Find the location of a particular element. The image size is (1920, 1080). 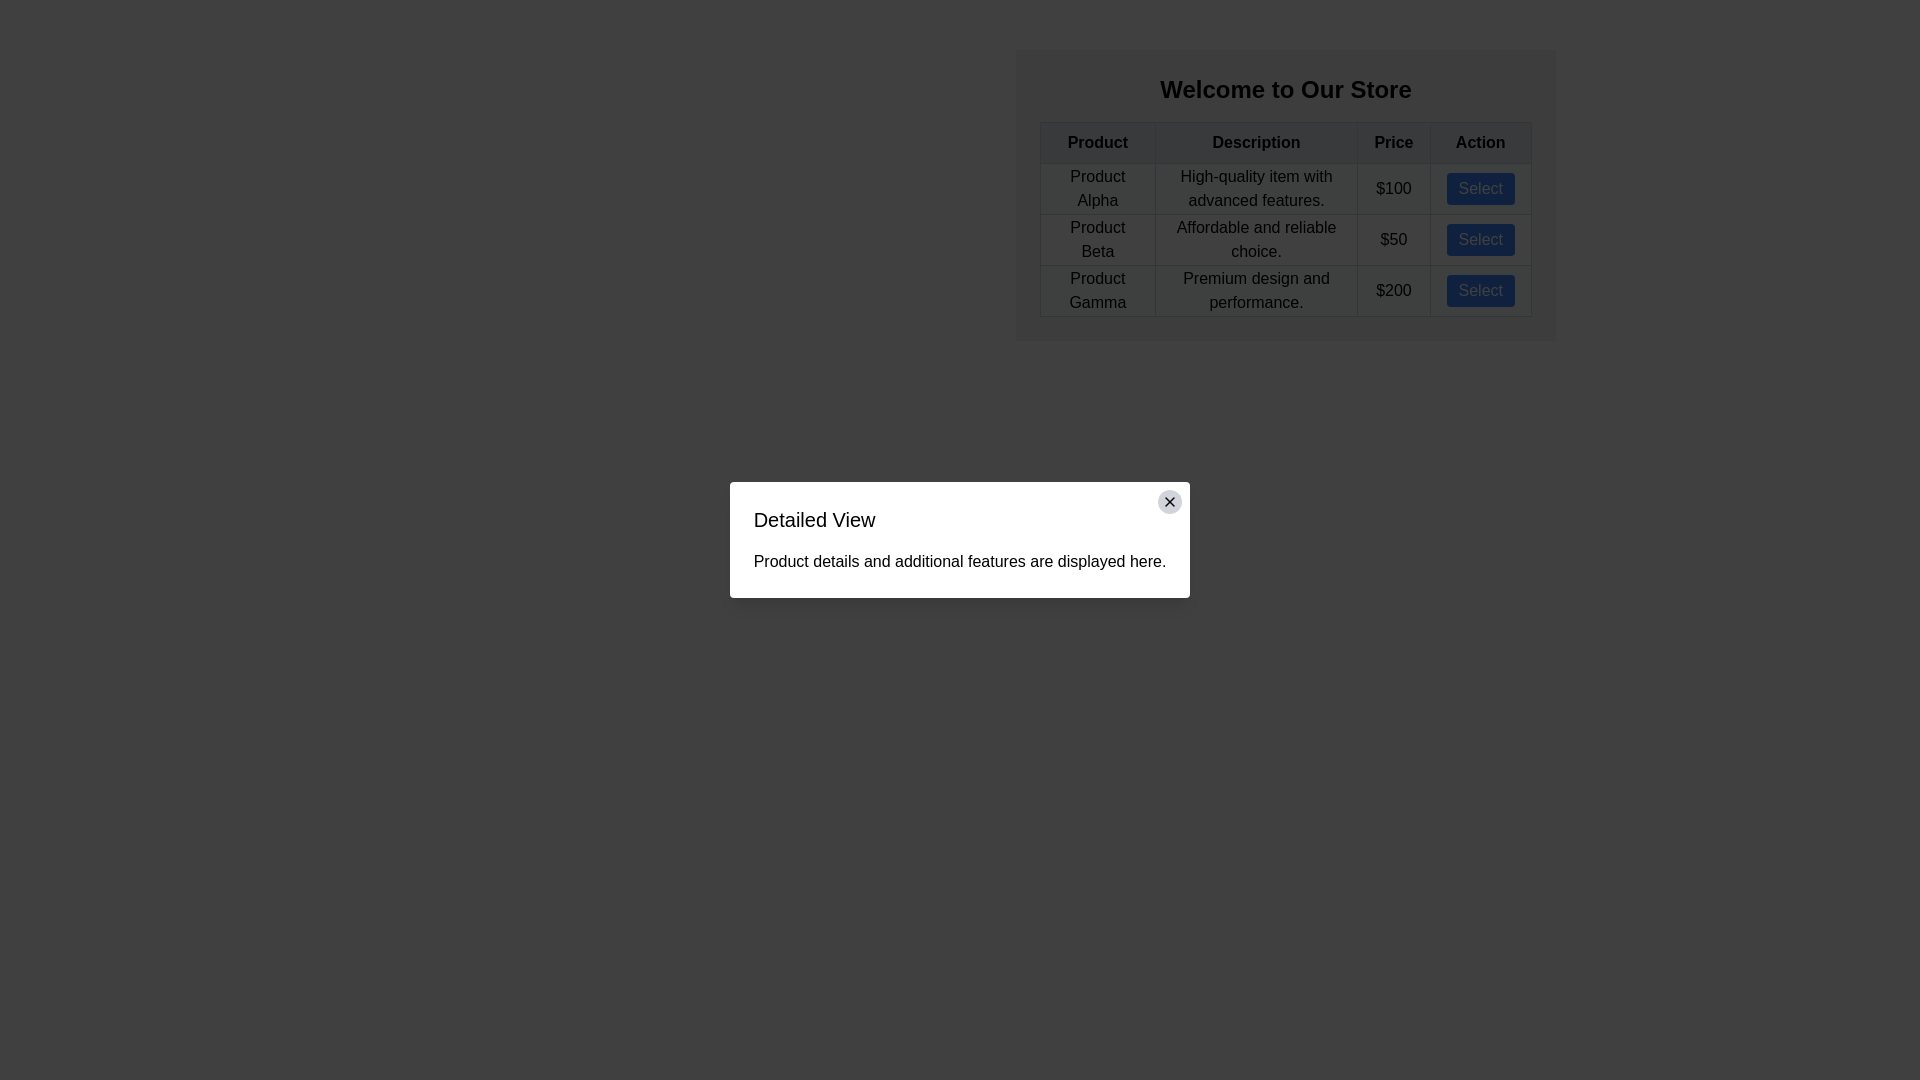

the rectangular blue button labeled 'Select' in the second row of the 'Action' column for 'Product Beta' is located at coordinates (1480, 238).